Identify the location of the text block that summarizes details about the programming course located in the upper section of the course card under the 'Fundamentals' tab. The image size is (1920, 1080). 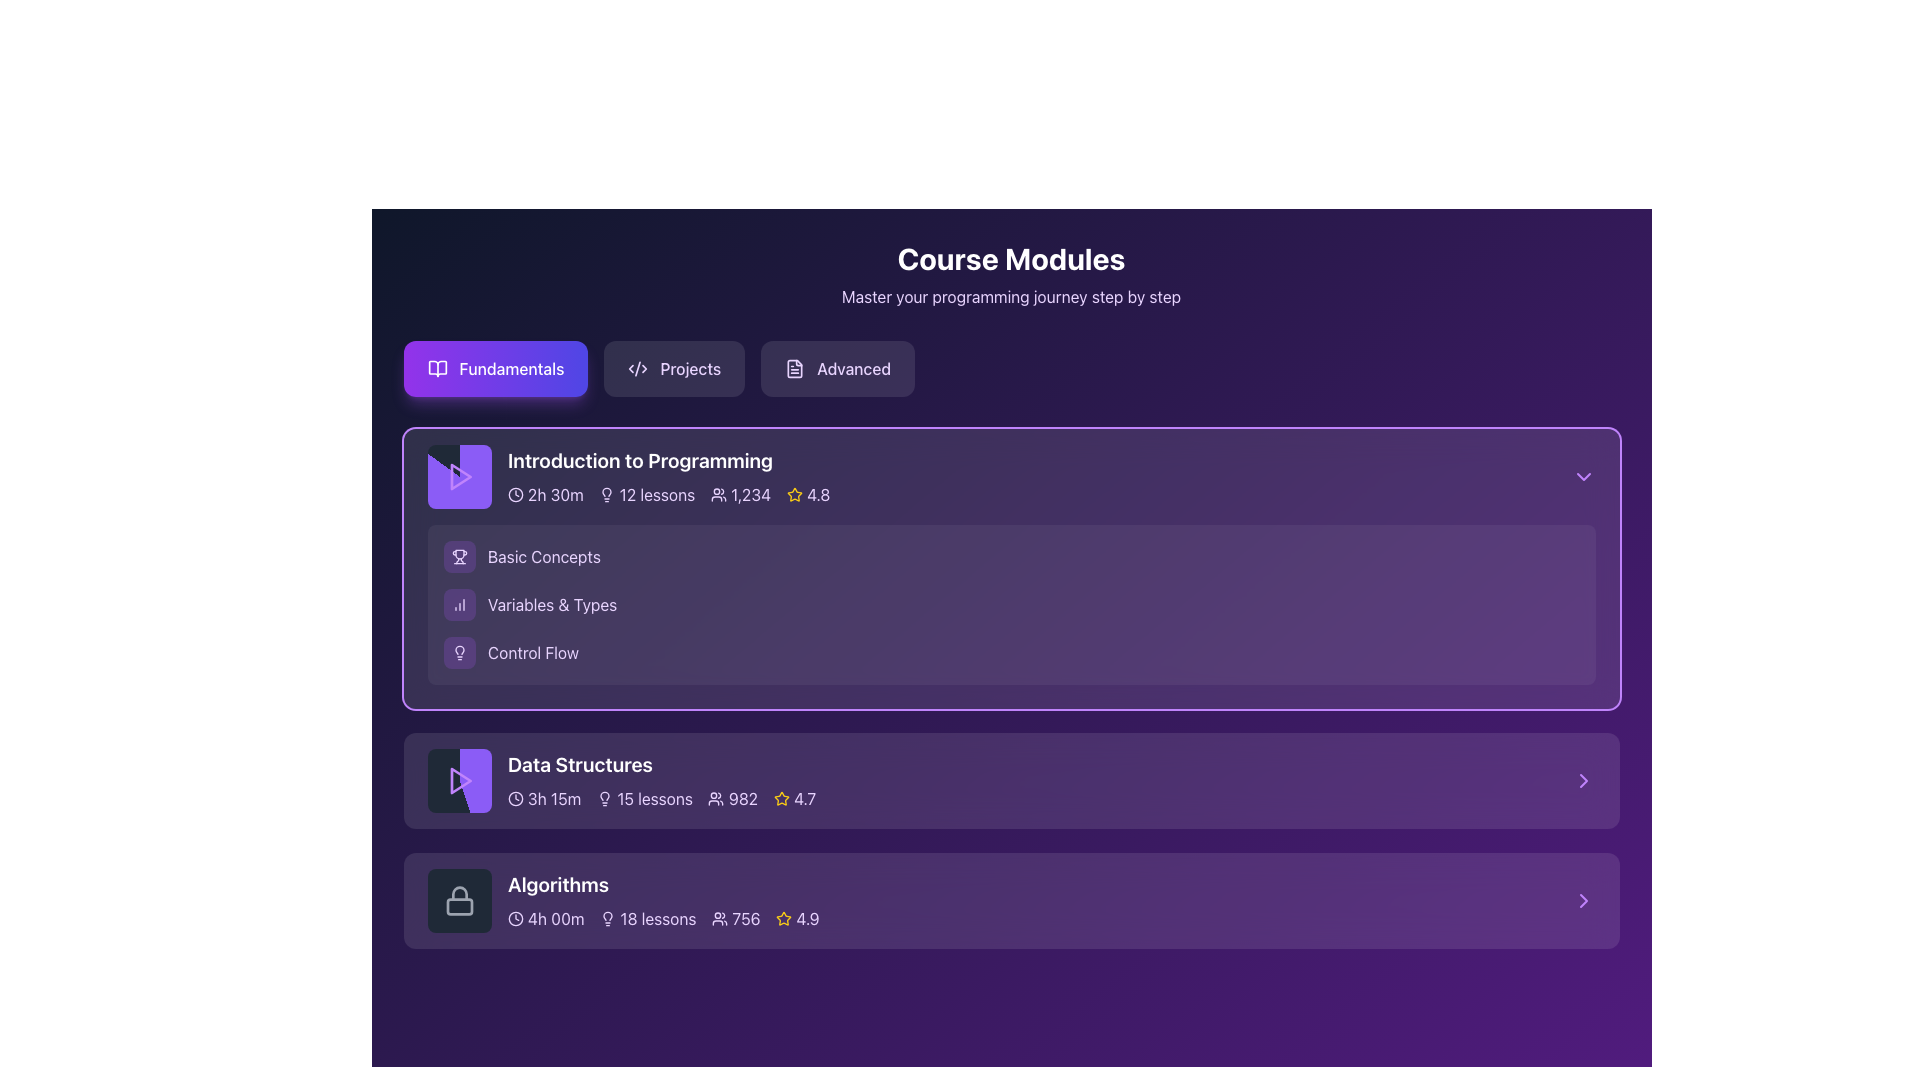
(668, 477).